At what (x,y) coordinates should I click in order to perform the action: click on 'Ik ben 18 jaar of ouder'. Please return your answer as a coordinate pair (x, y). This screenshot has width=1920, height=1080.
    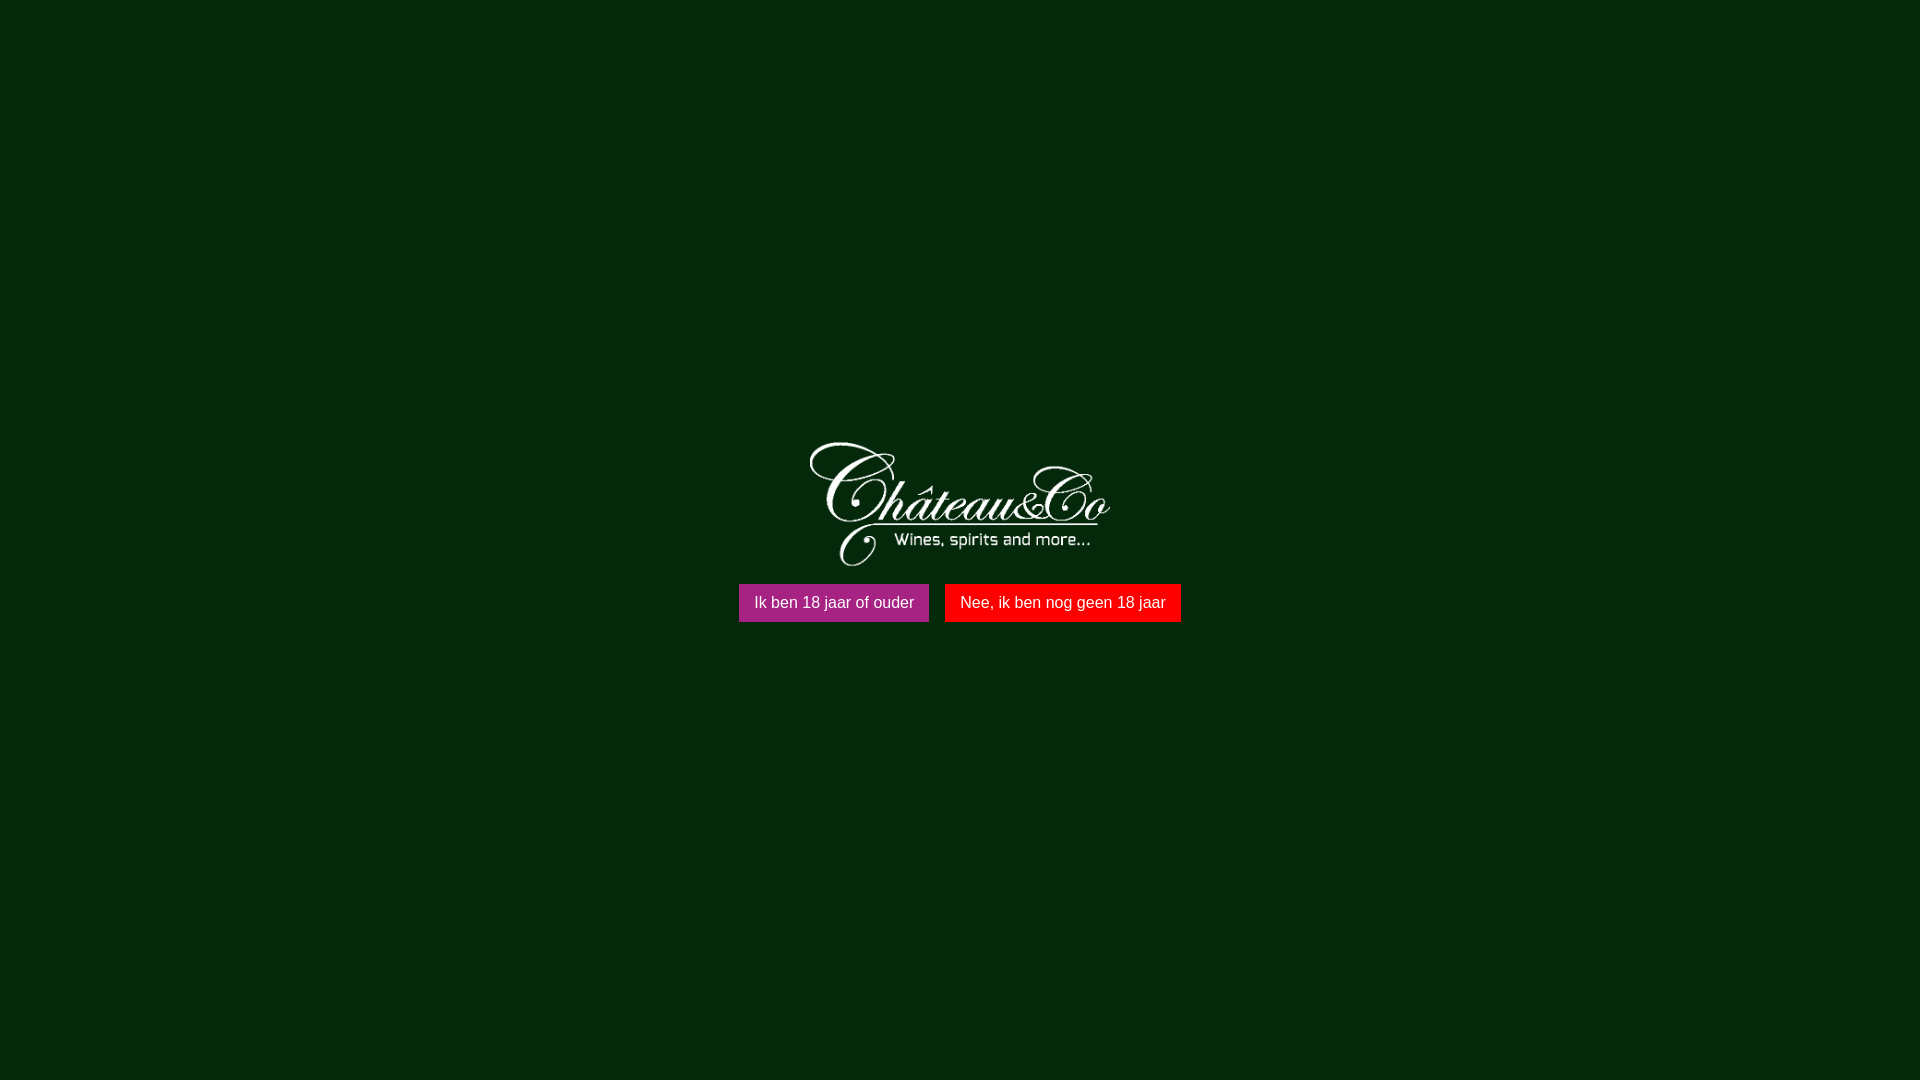
    Looking at the image, I should click on (834, 601).